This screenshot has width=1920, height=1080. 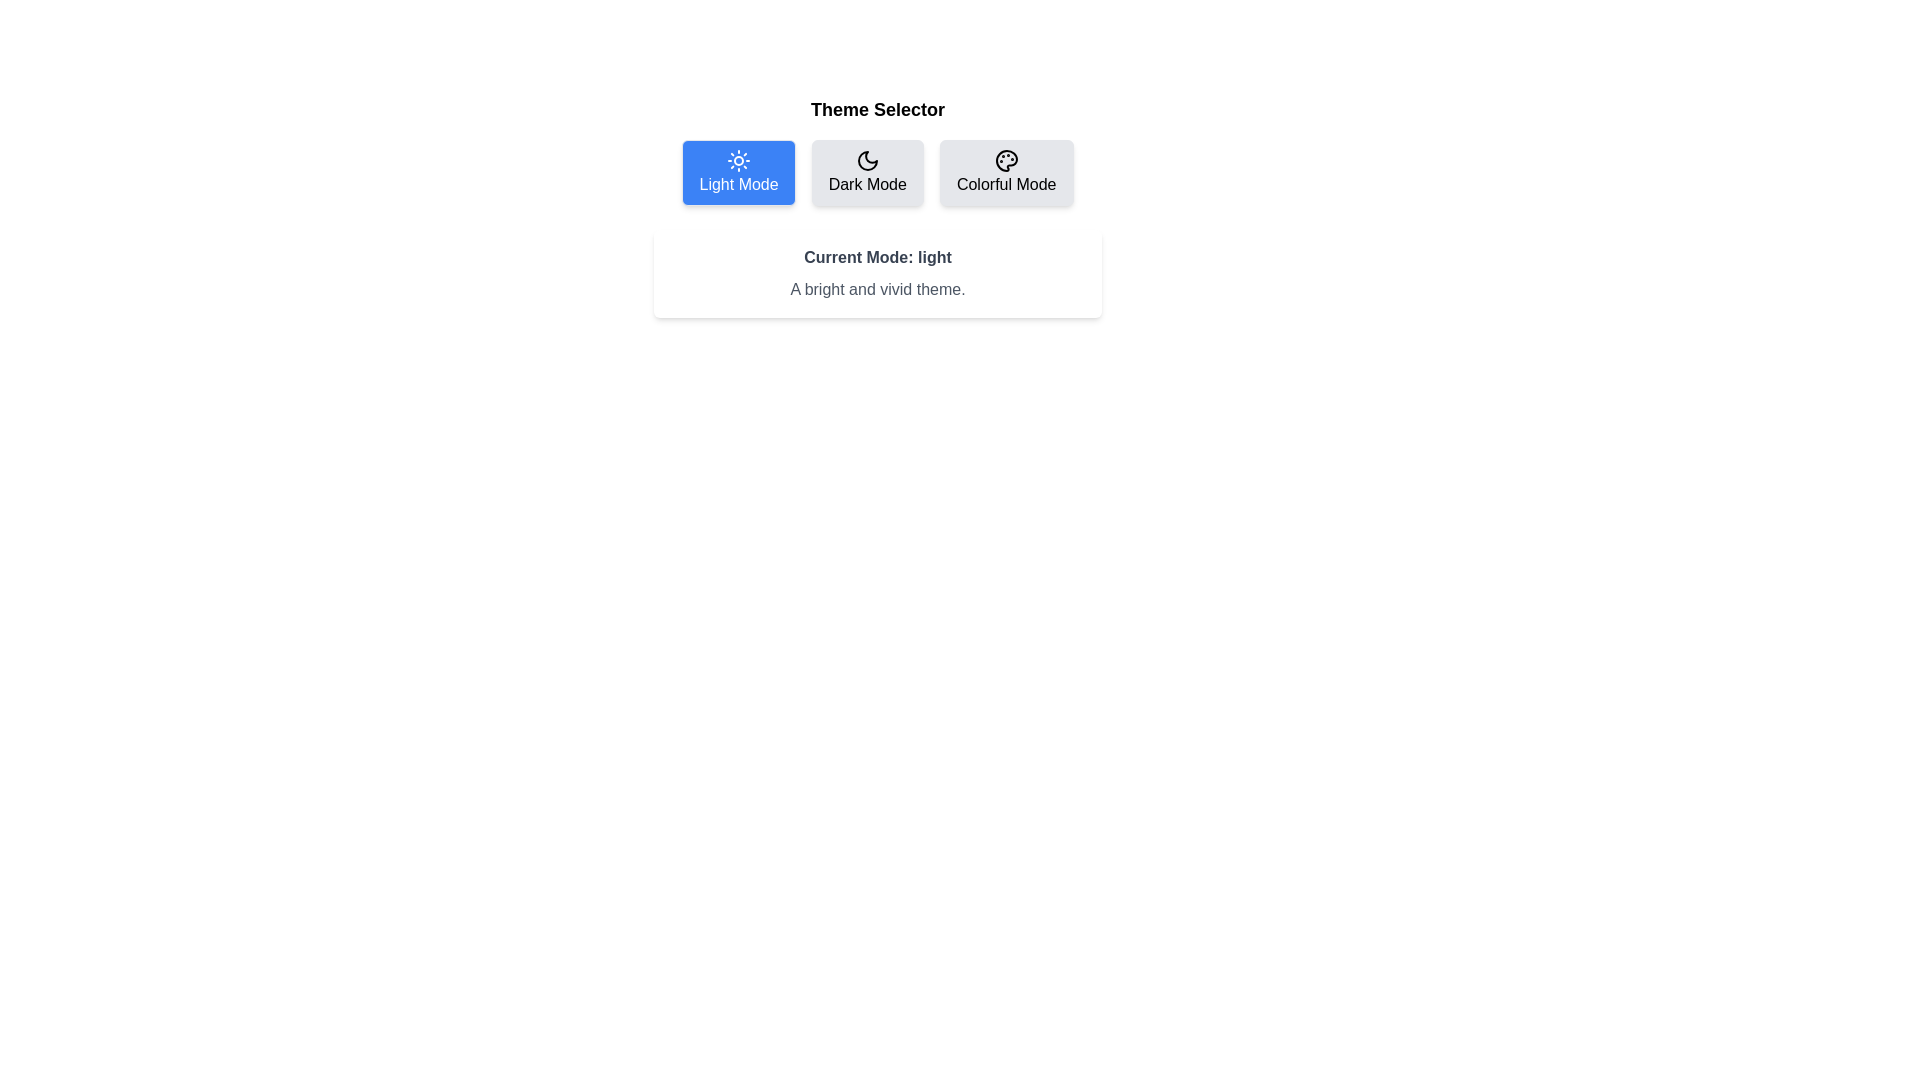 I want to click on the third button in the row that activates 'Colorful Mode' to observe the hover effect, so click(x=1006, y=172).